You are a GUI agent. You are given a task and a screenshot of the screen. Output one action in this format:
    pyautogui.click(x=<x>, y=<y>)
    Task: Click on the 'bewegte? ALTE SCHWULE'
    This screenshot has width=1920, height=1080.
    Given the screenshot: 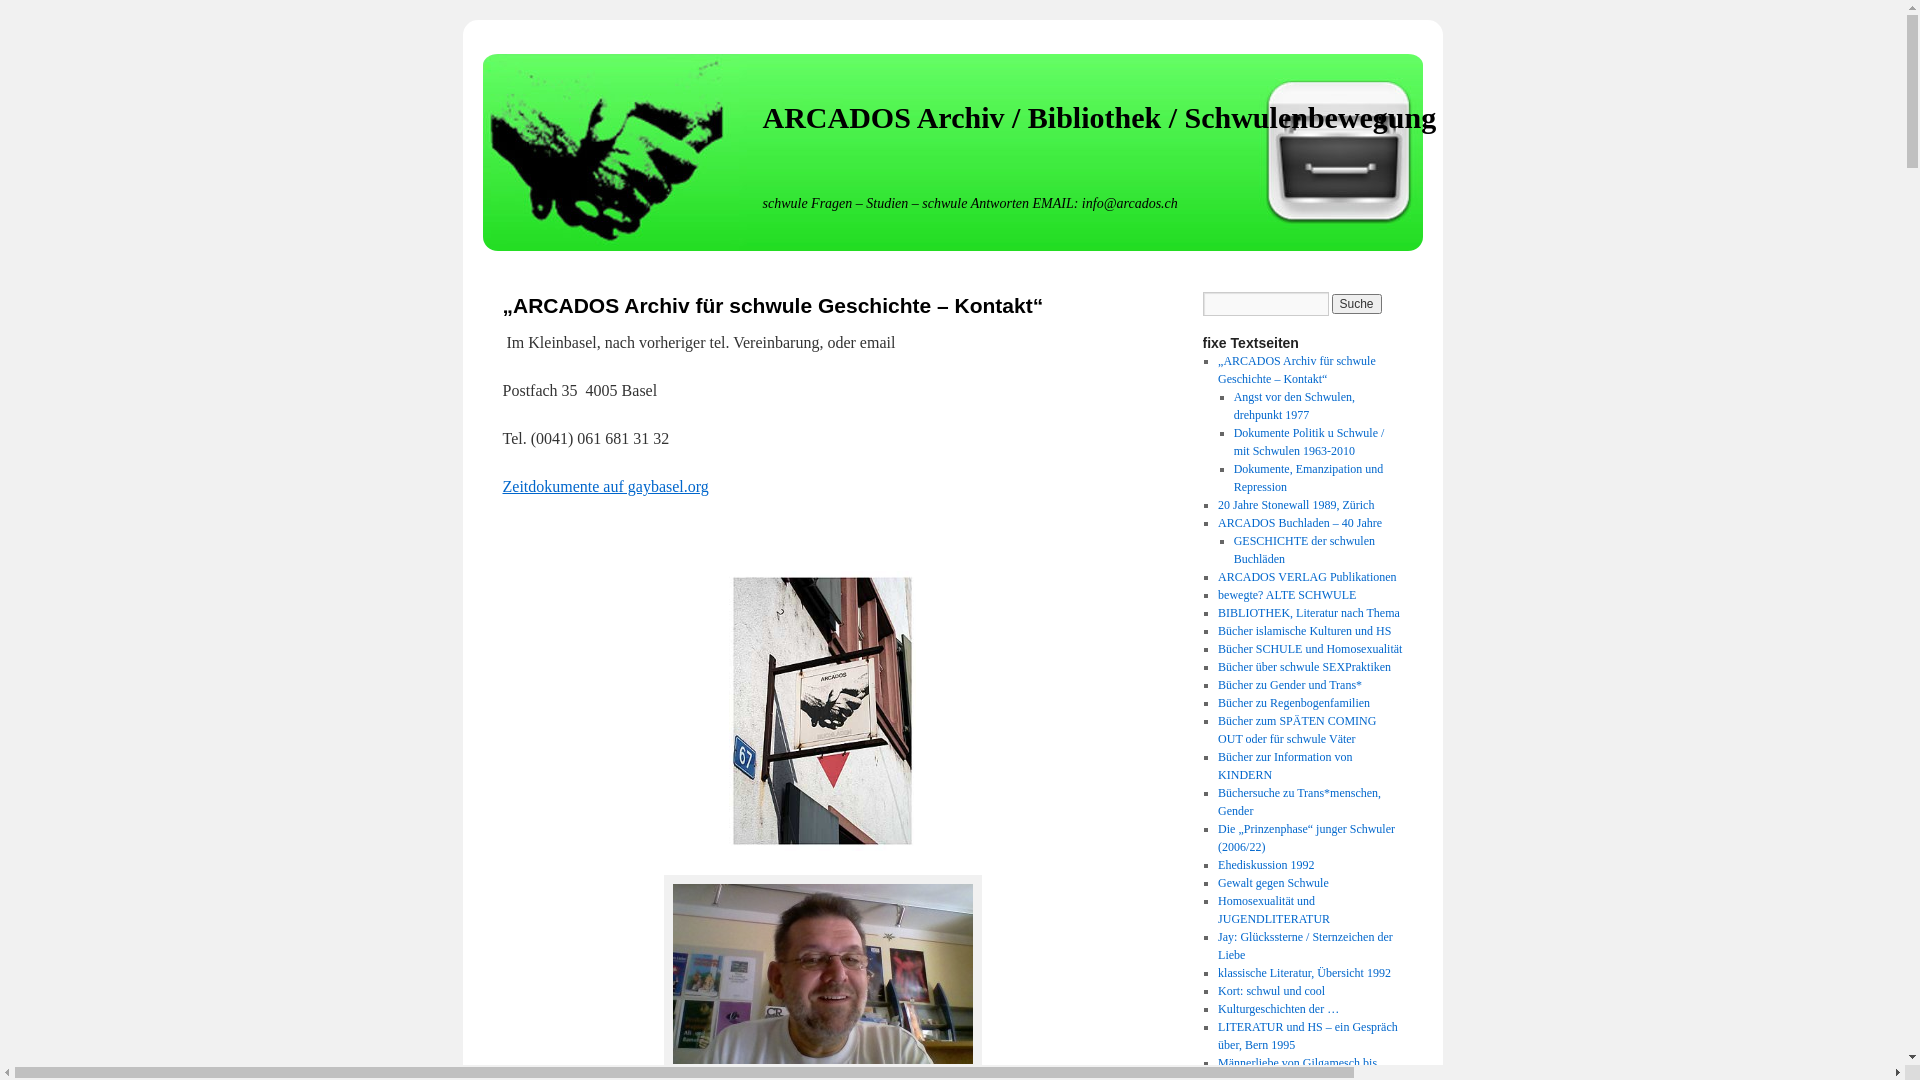 What is the action you would take?
    pyautogui.click(x=1286, y=593)
    